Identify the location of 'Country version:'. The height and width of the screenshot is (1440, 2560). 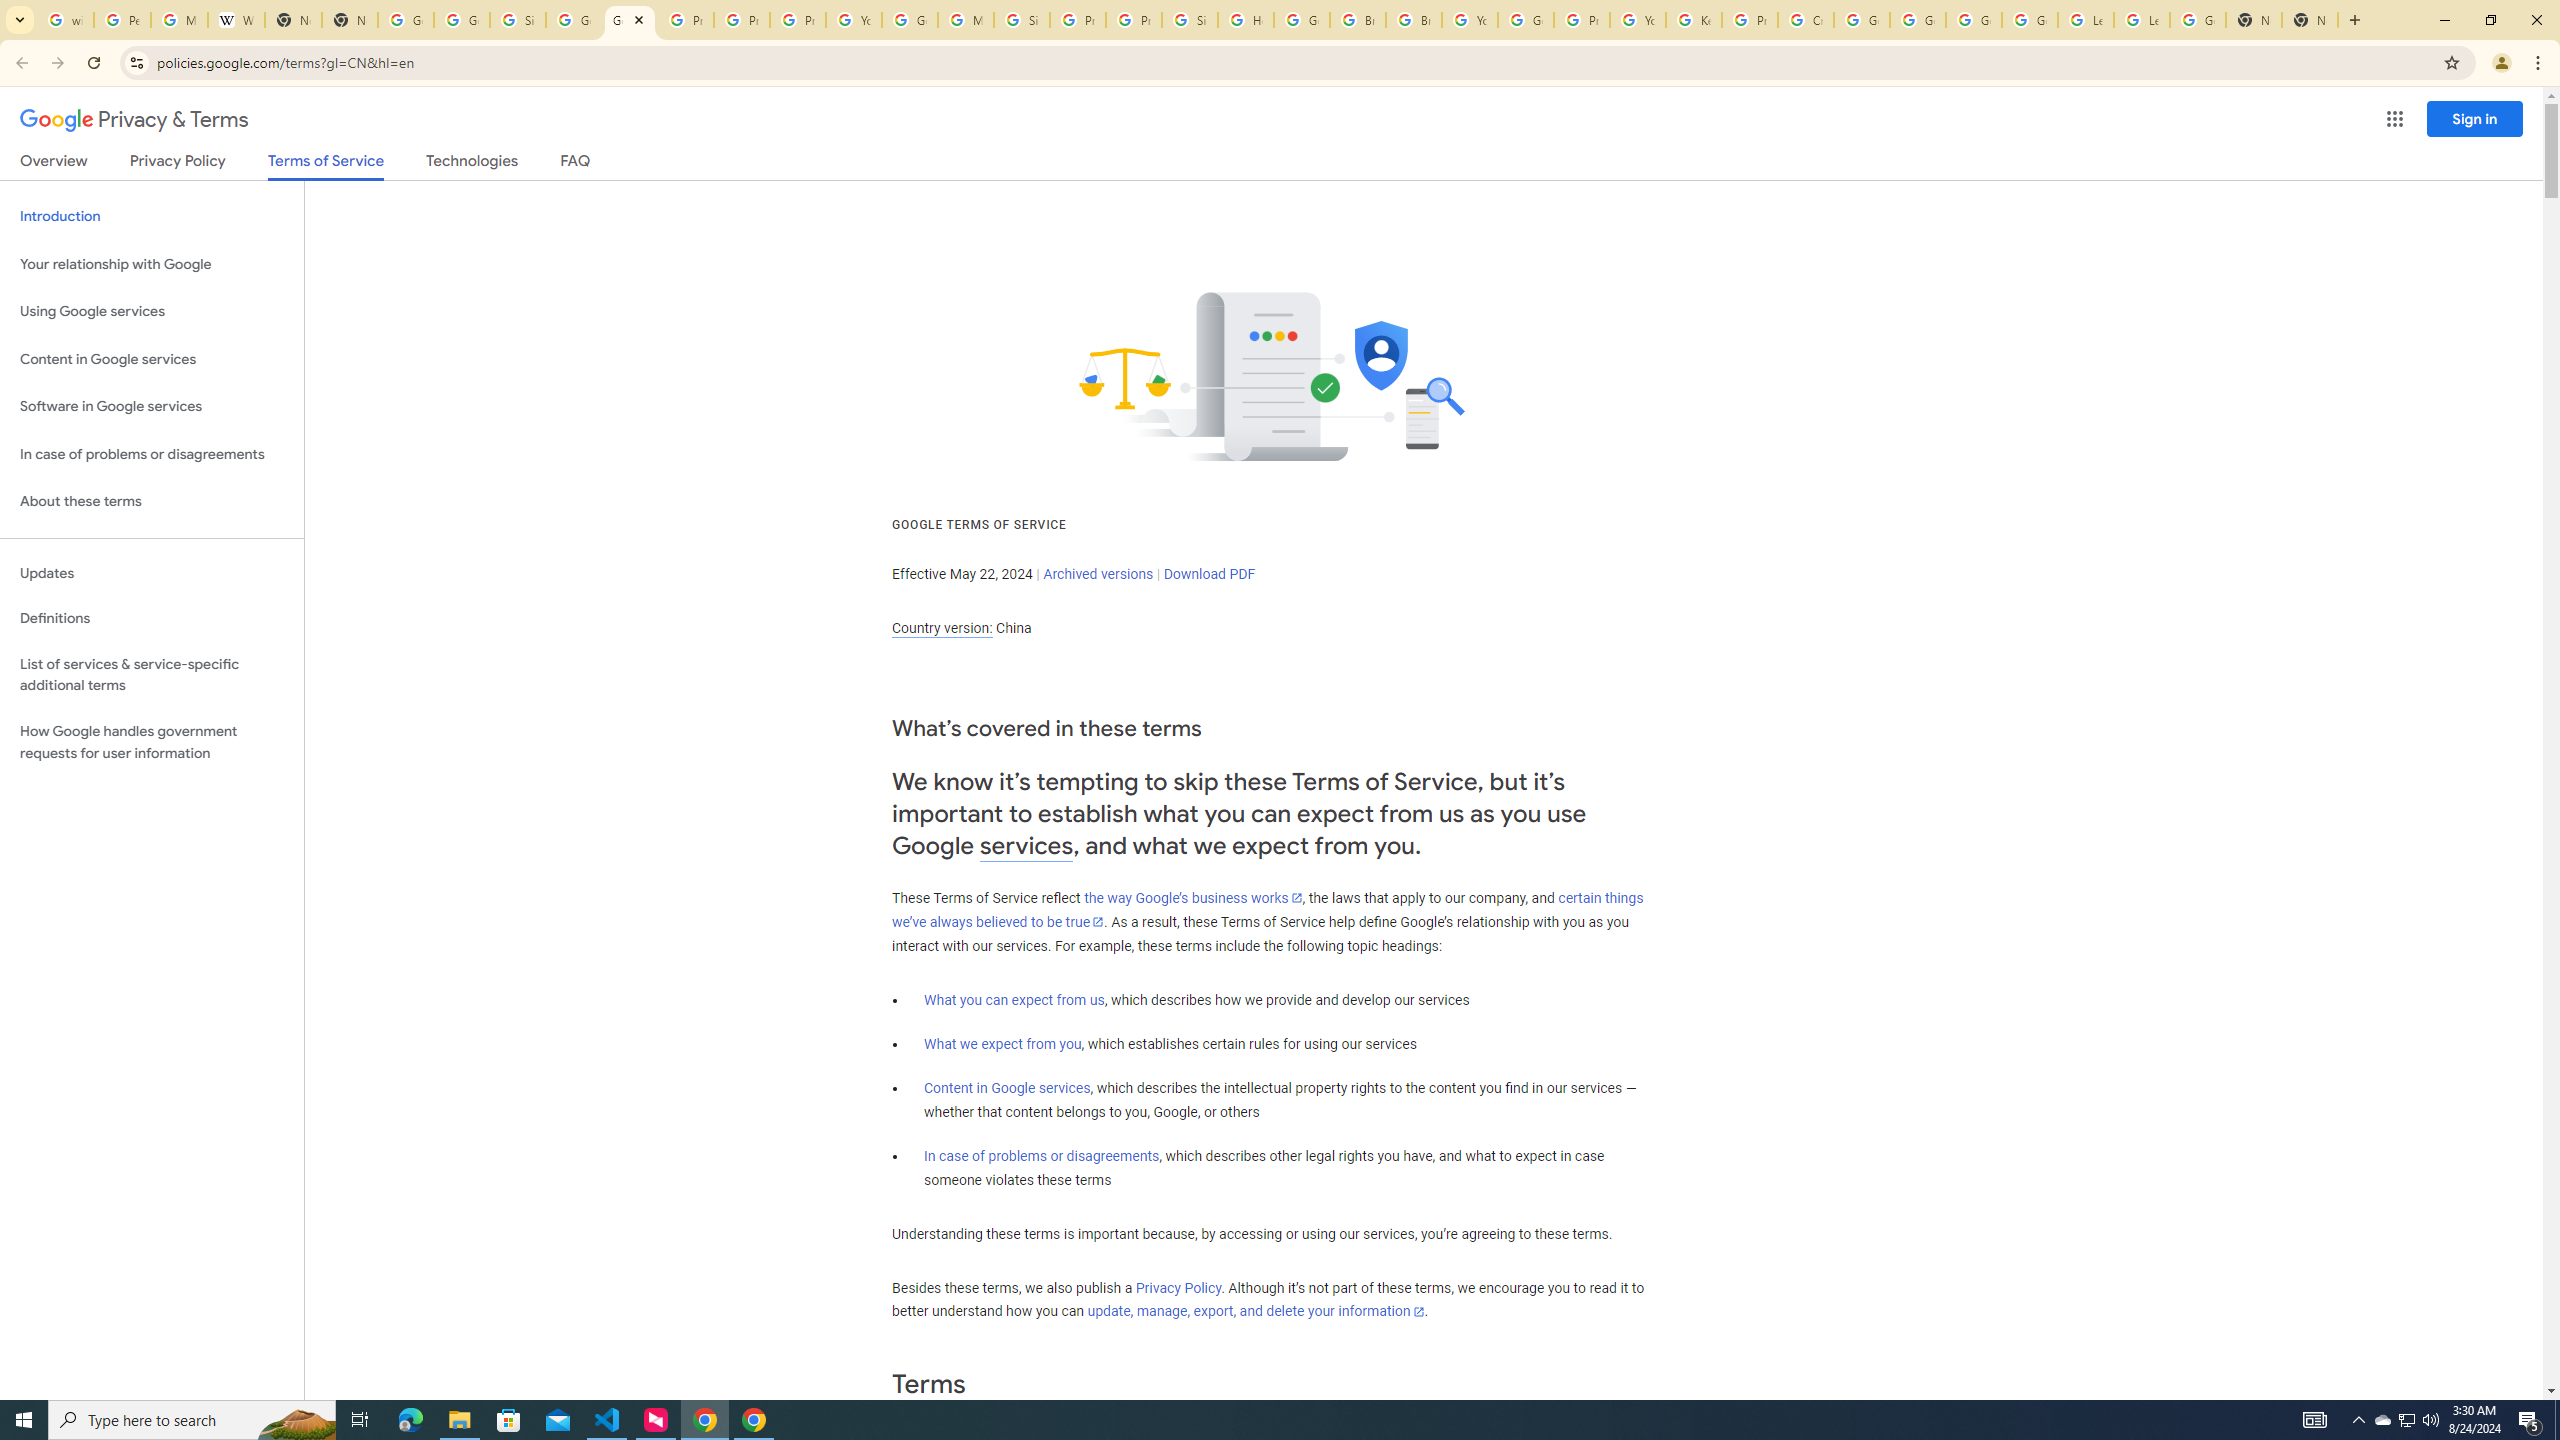
(941, 628).